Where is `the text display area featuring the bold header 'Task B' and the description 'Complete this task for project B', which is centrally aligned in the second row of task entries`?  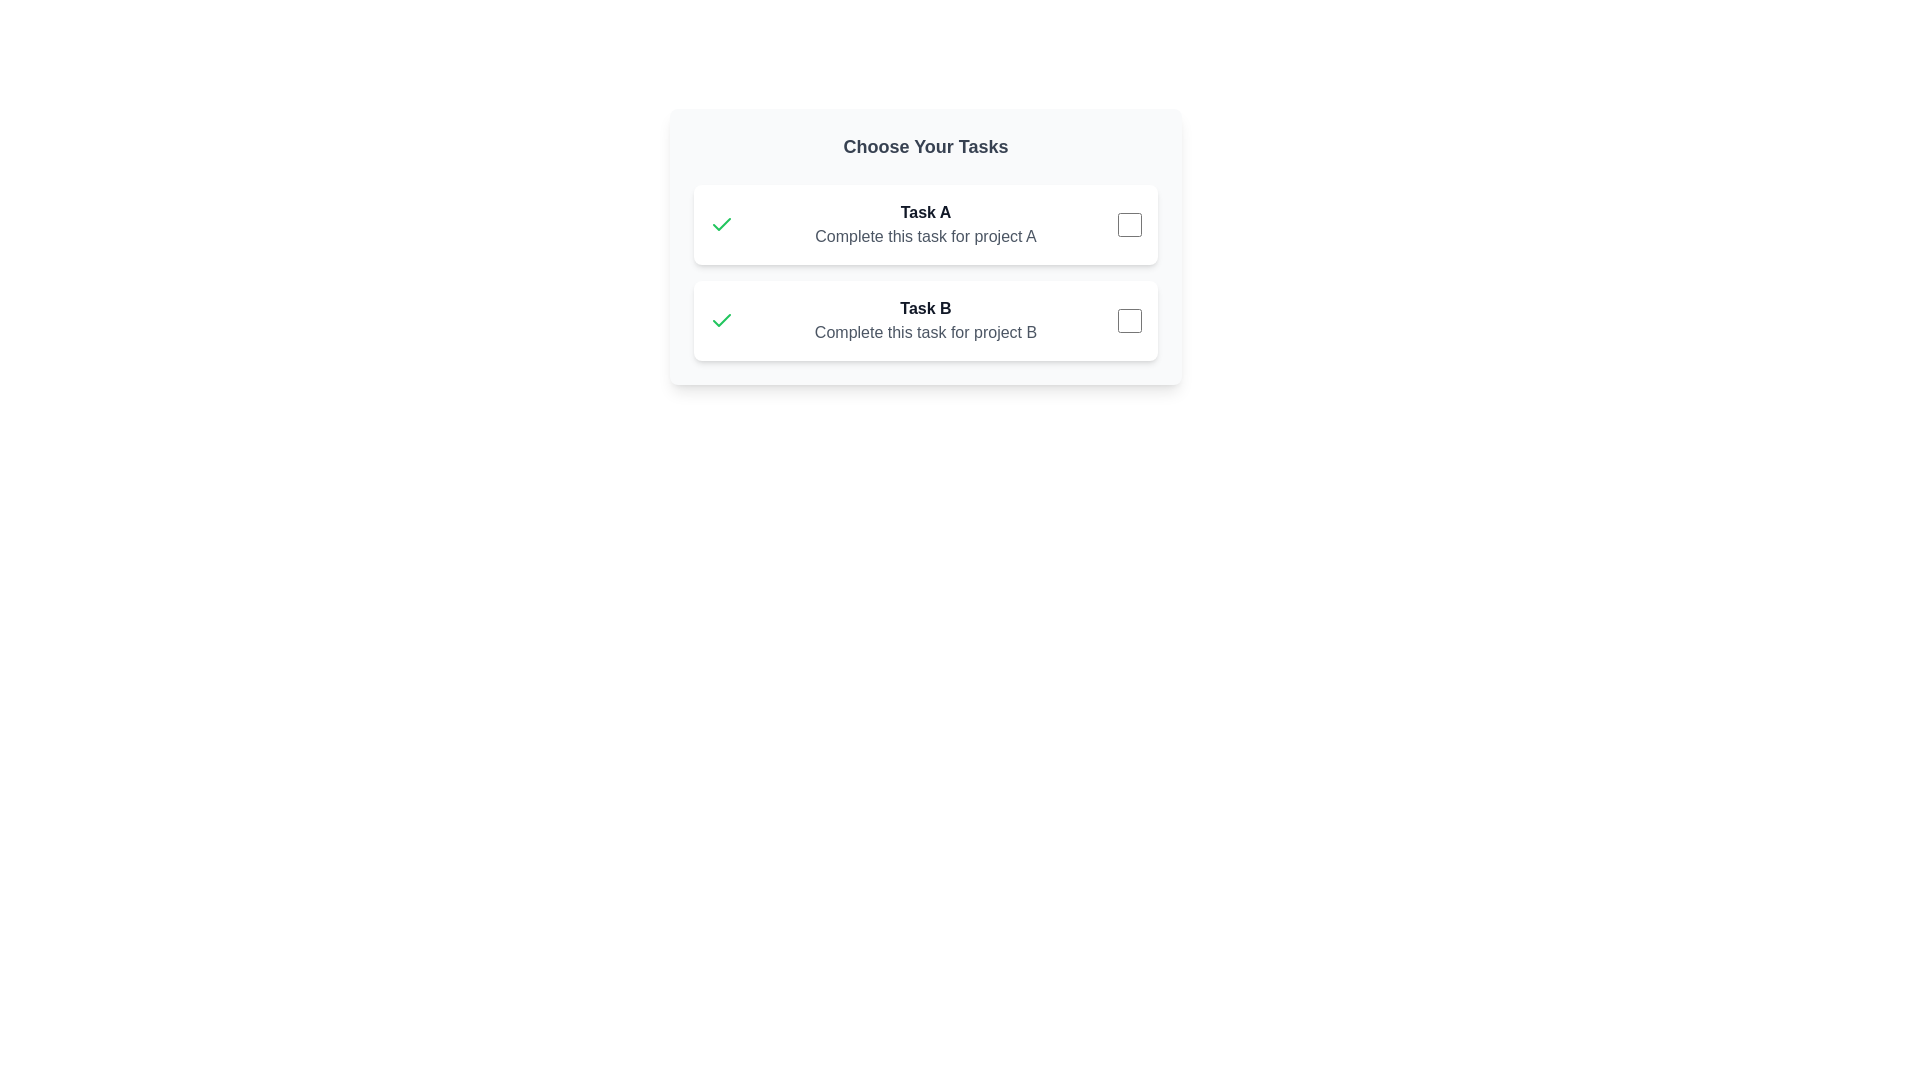
the text display area featuring the bold header 'Task B' and the description 'Complete this task for project B', which is centrally aligned in the second row of task entries is located at coordinates (925, 319).